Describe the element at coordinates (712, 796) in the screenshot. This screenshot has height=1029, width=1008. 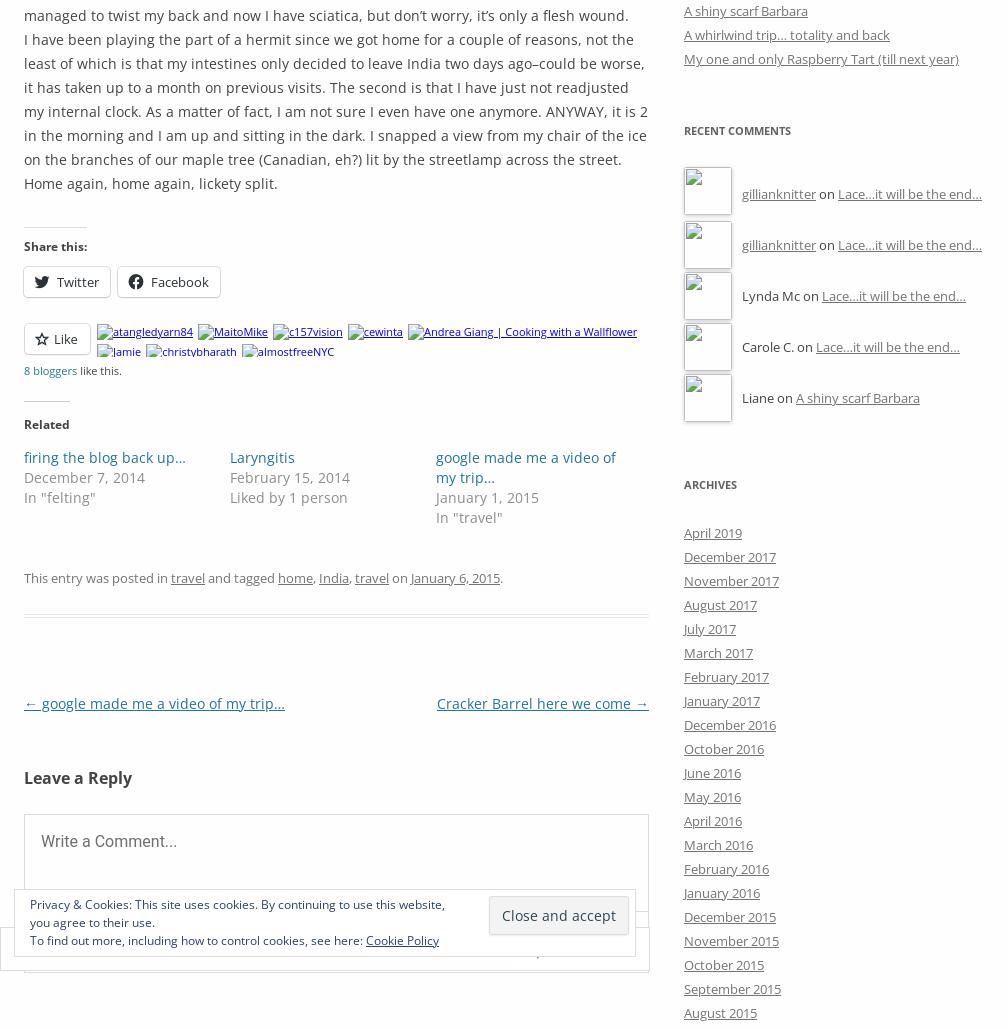
I see `'May 2016'` at that location.